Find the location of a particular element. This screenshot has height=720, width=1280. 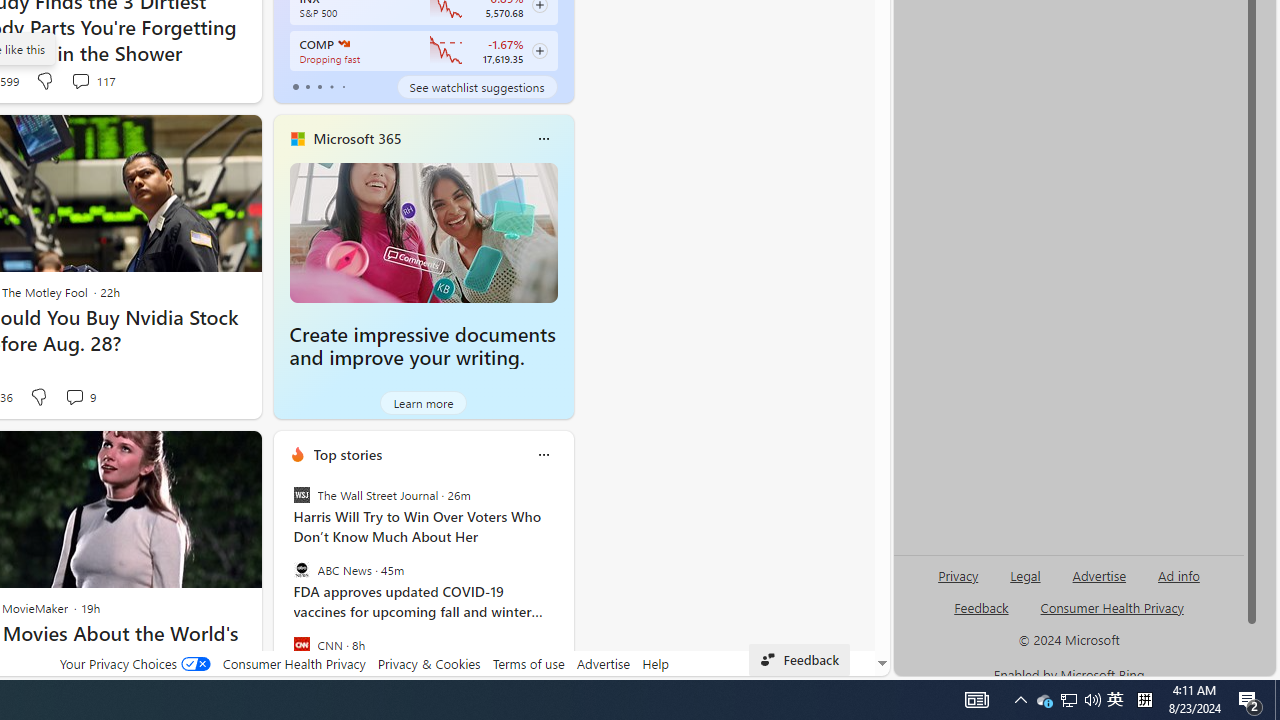

'AutomationID: sb_feedback' is located at coordinates (981, 606).